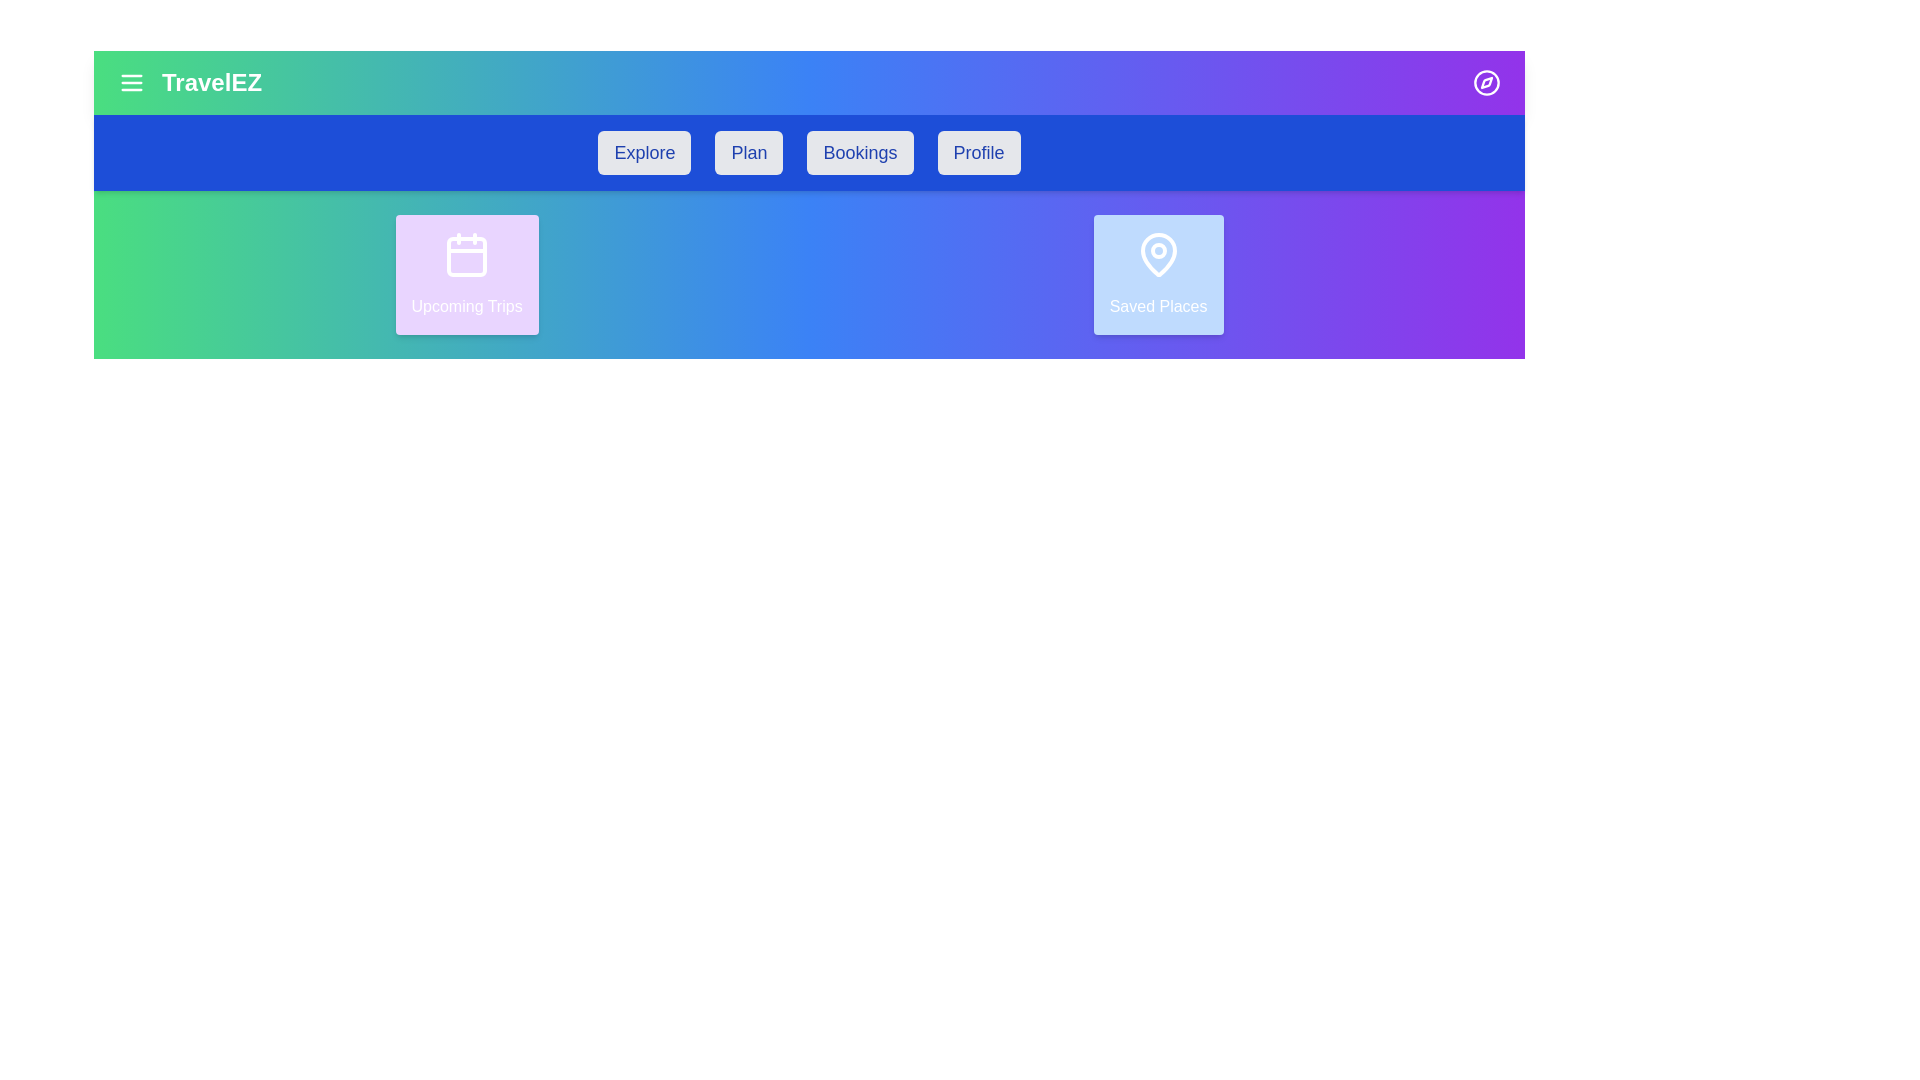  What do you see at coordinates (465, 274) in the screenshot?
I see `the 'Upcoming Trips' card to interact with it` at bounding box center [465, 274].